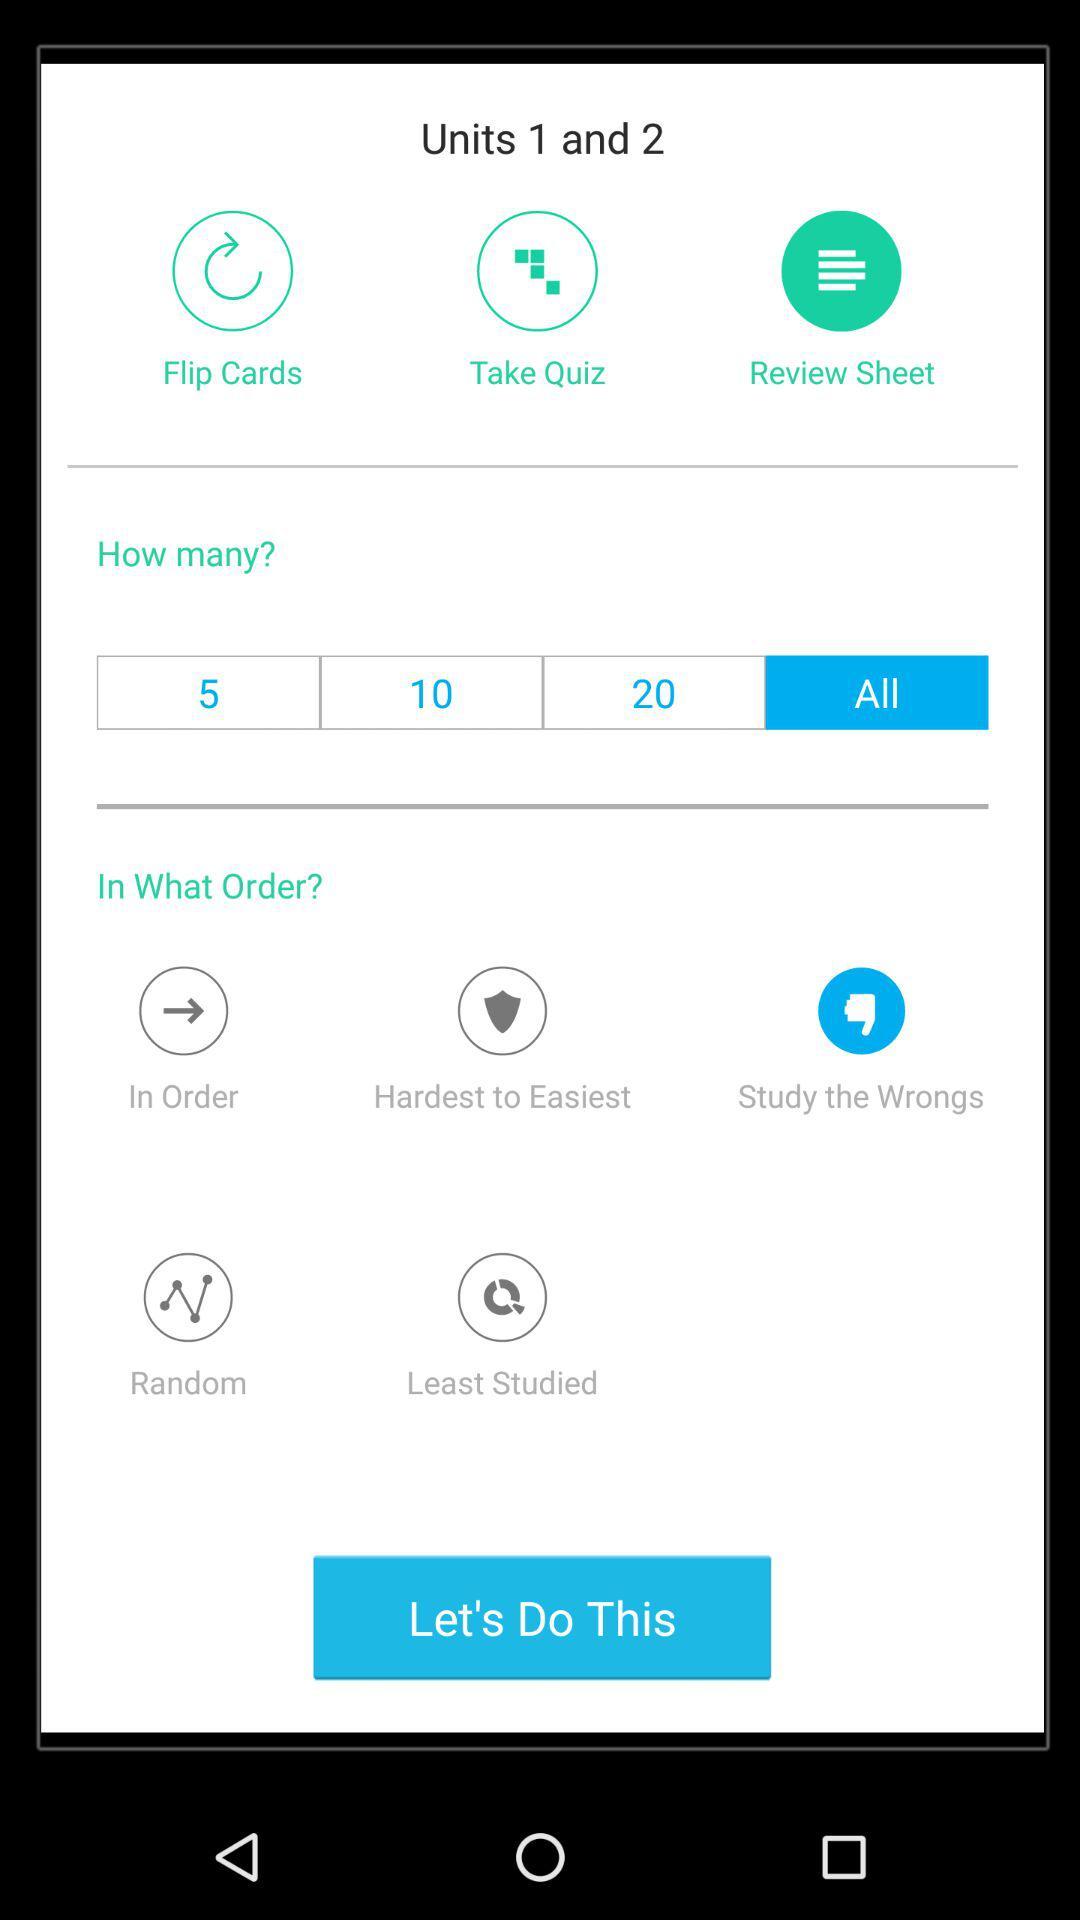  What do you see at coordinates (183, 1011) in the screenshot?
I see `option` at bounding box center [183, 1011].